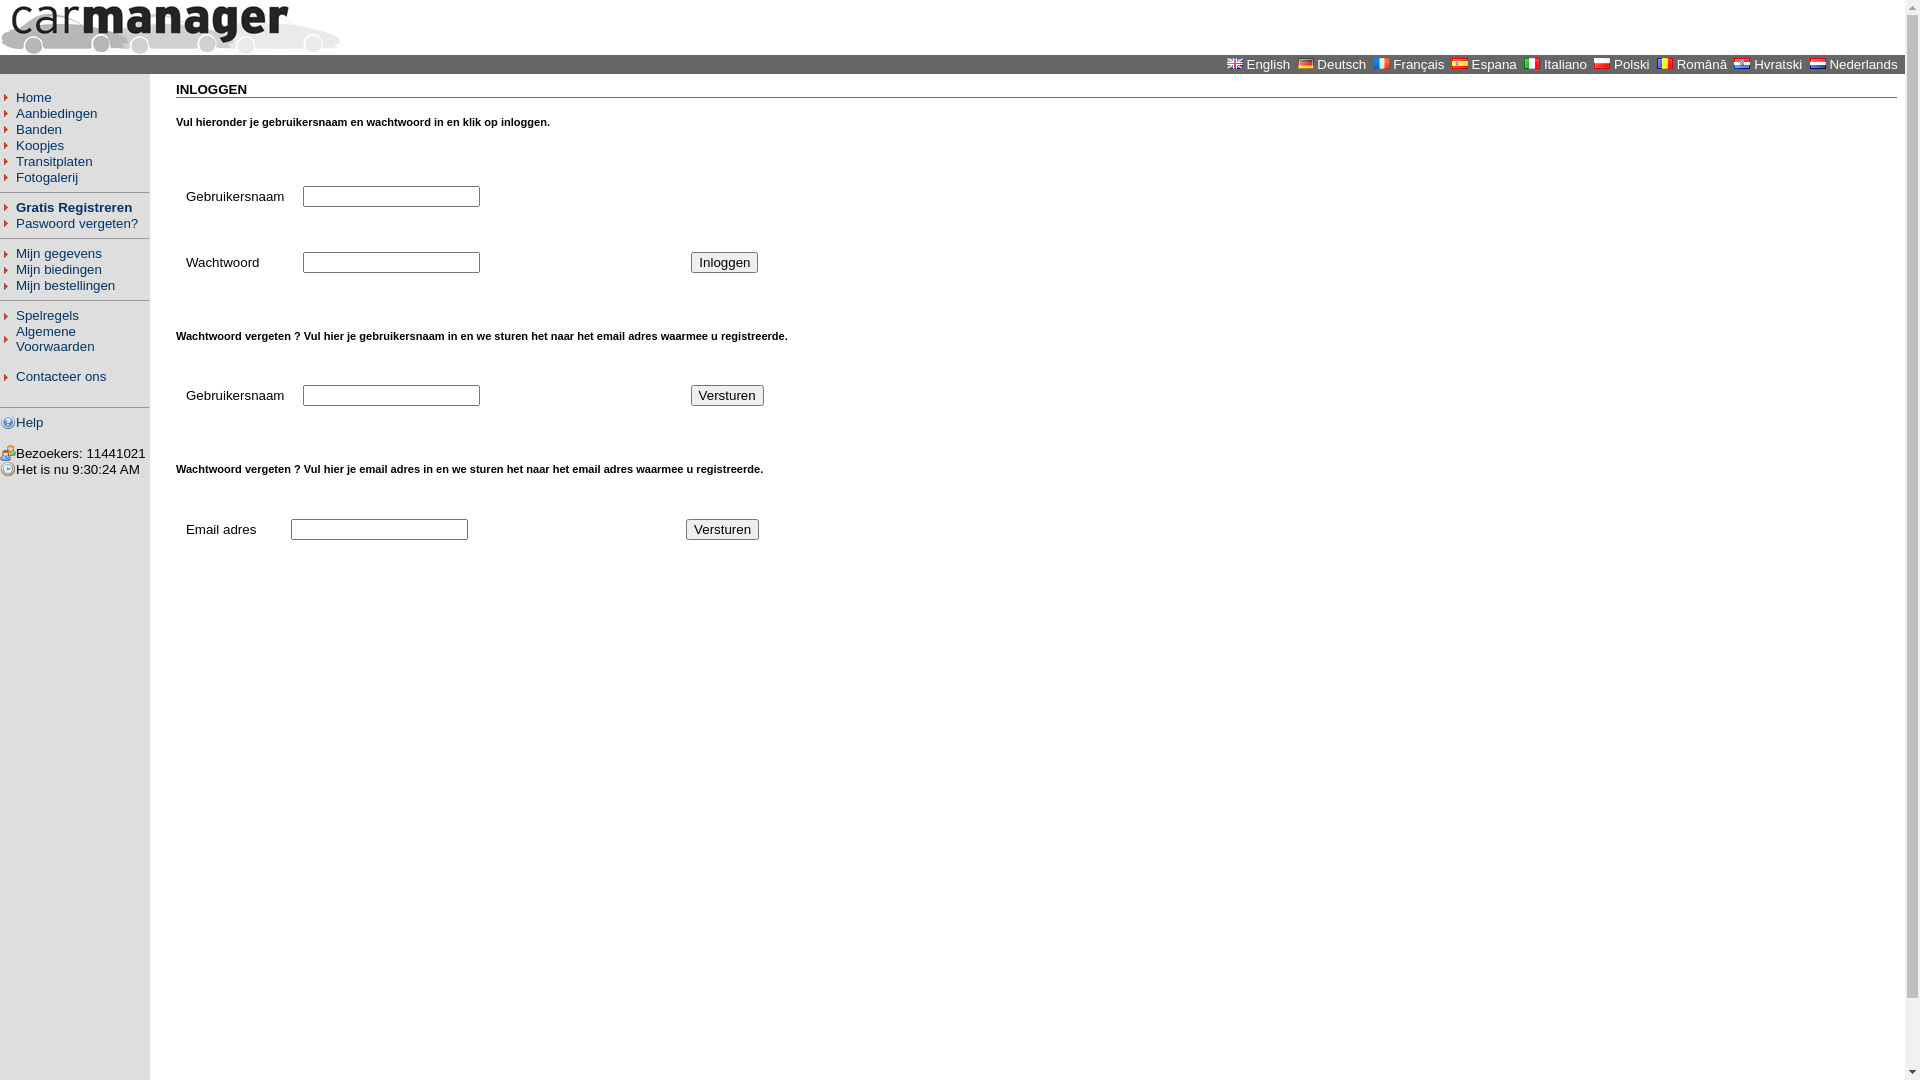 The width and height of the screenshot is (1920, 1080). What do you see at coordinates (726, 395) in the screenshot?
I see `'Versturen'` at bounding box center [726, 395].